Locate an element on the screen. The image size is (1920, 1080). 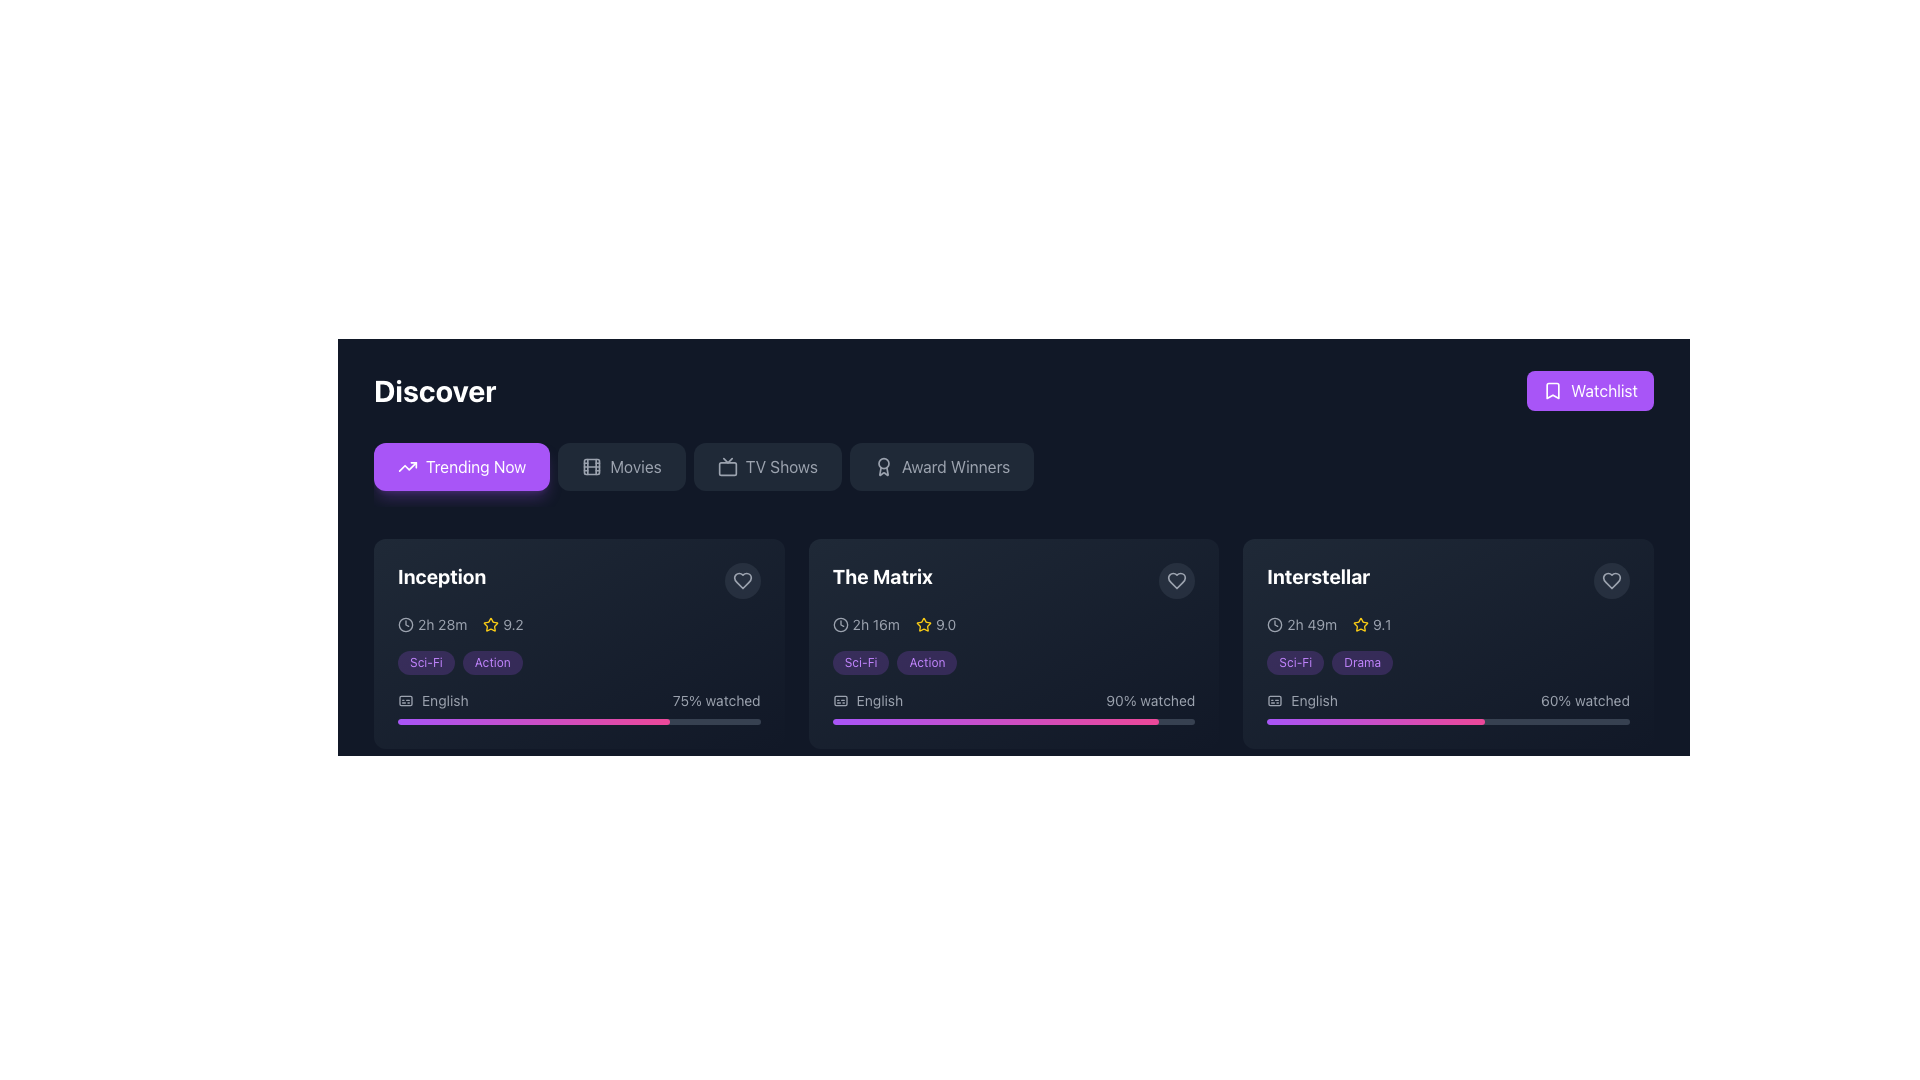
the white bookmark icon embedded in the purple 'Watchlist' button located at the top-right corner of the interface is located at coordinates (1552, 390).